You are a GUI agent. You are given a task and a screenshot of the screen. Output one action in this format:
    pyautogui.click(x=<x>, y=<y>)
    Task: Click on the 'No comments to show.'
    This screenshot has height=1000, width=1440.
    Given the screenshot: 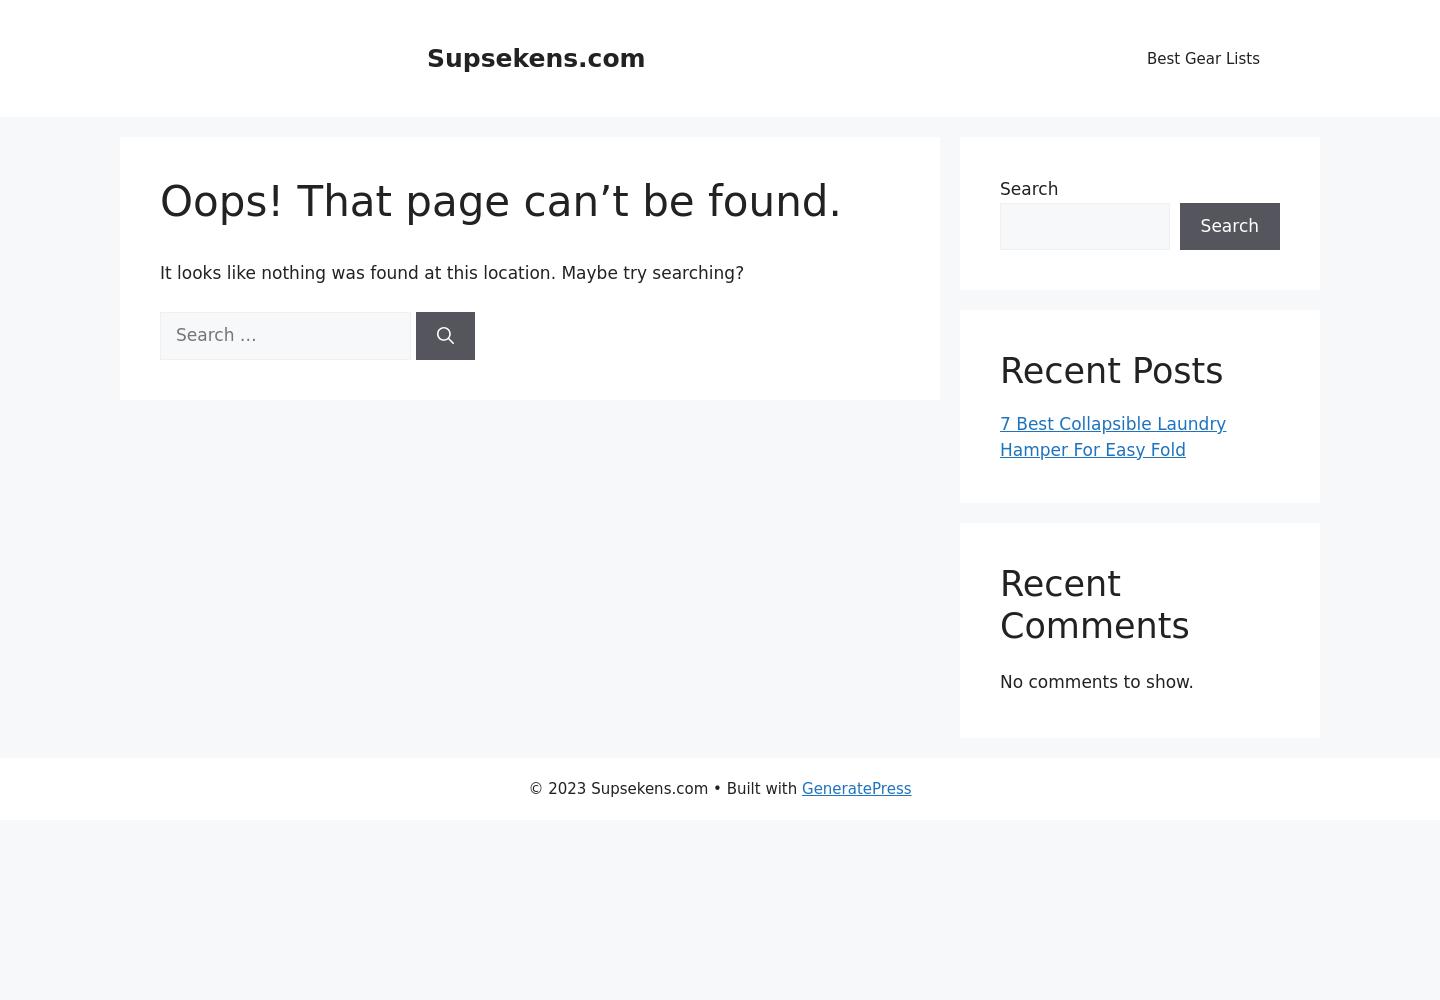 What is the action you would take?
    pyautogui.click(x=1095, y=682)
    